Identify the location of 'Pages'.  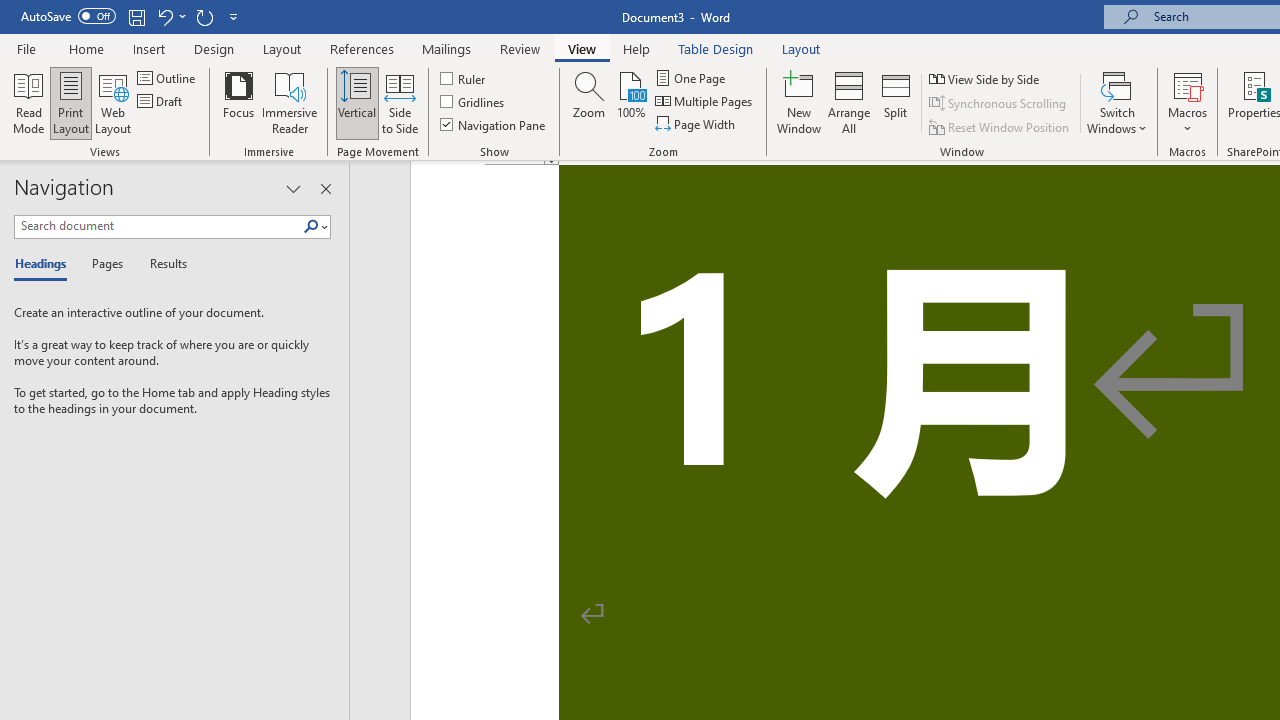
(104, 264).